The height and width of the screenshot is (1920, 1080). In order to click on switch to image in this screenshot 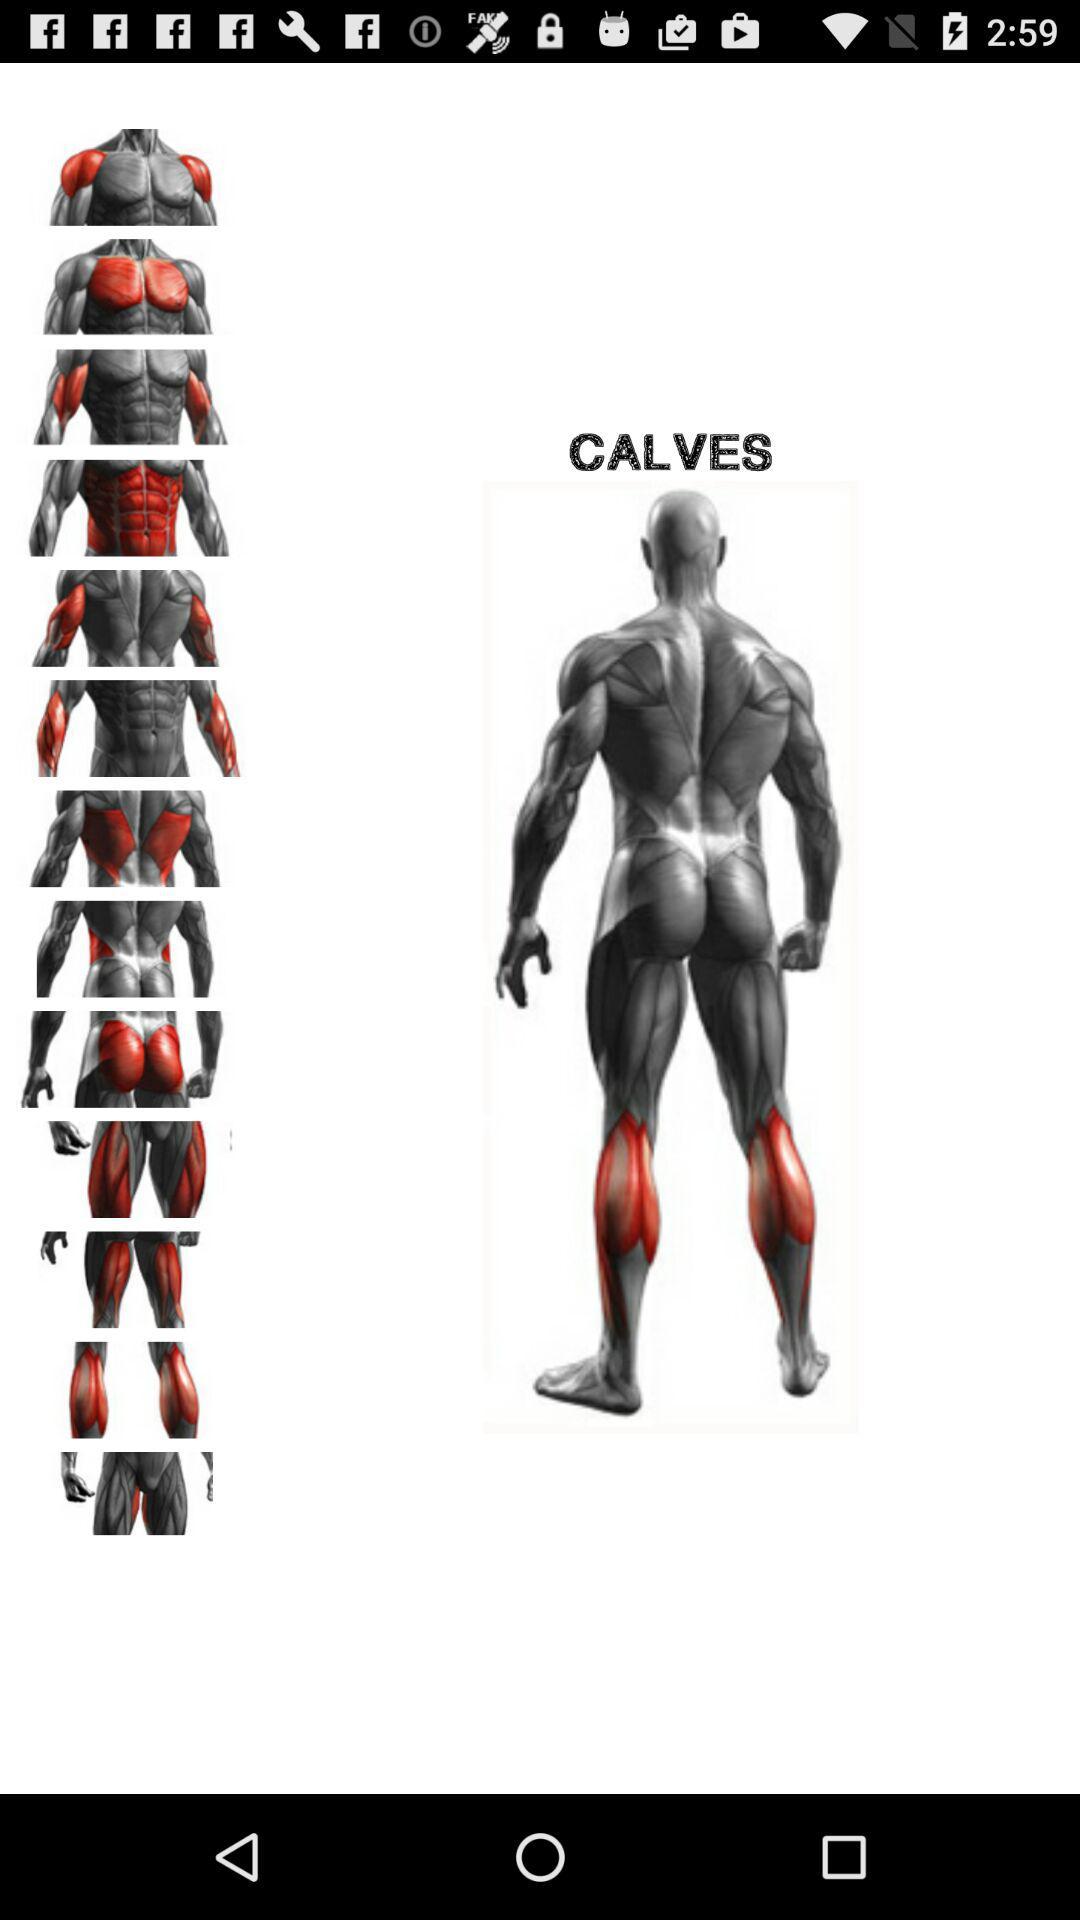, I will do `click(131, 501)`.